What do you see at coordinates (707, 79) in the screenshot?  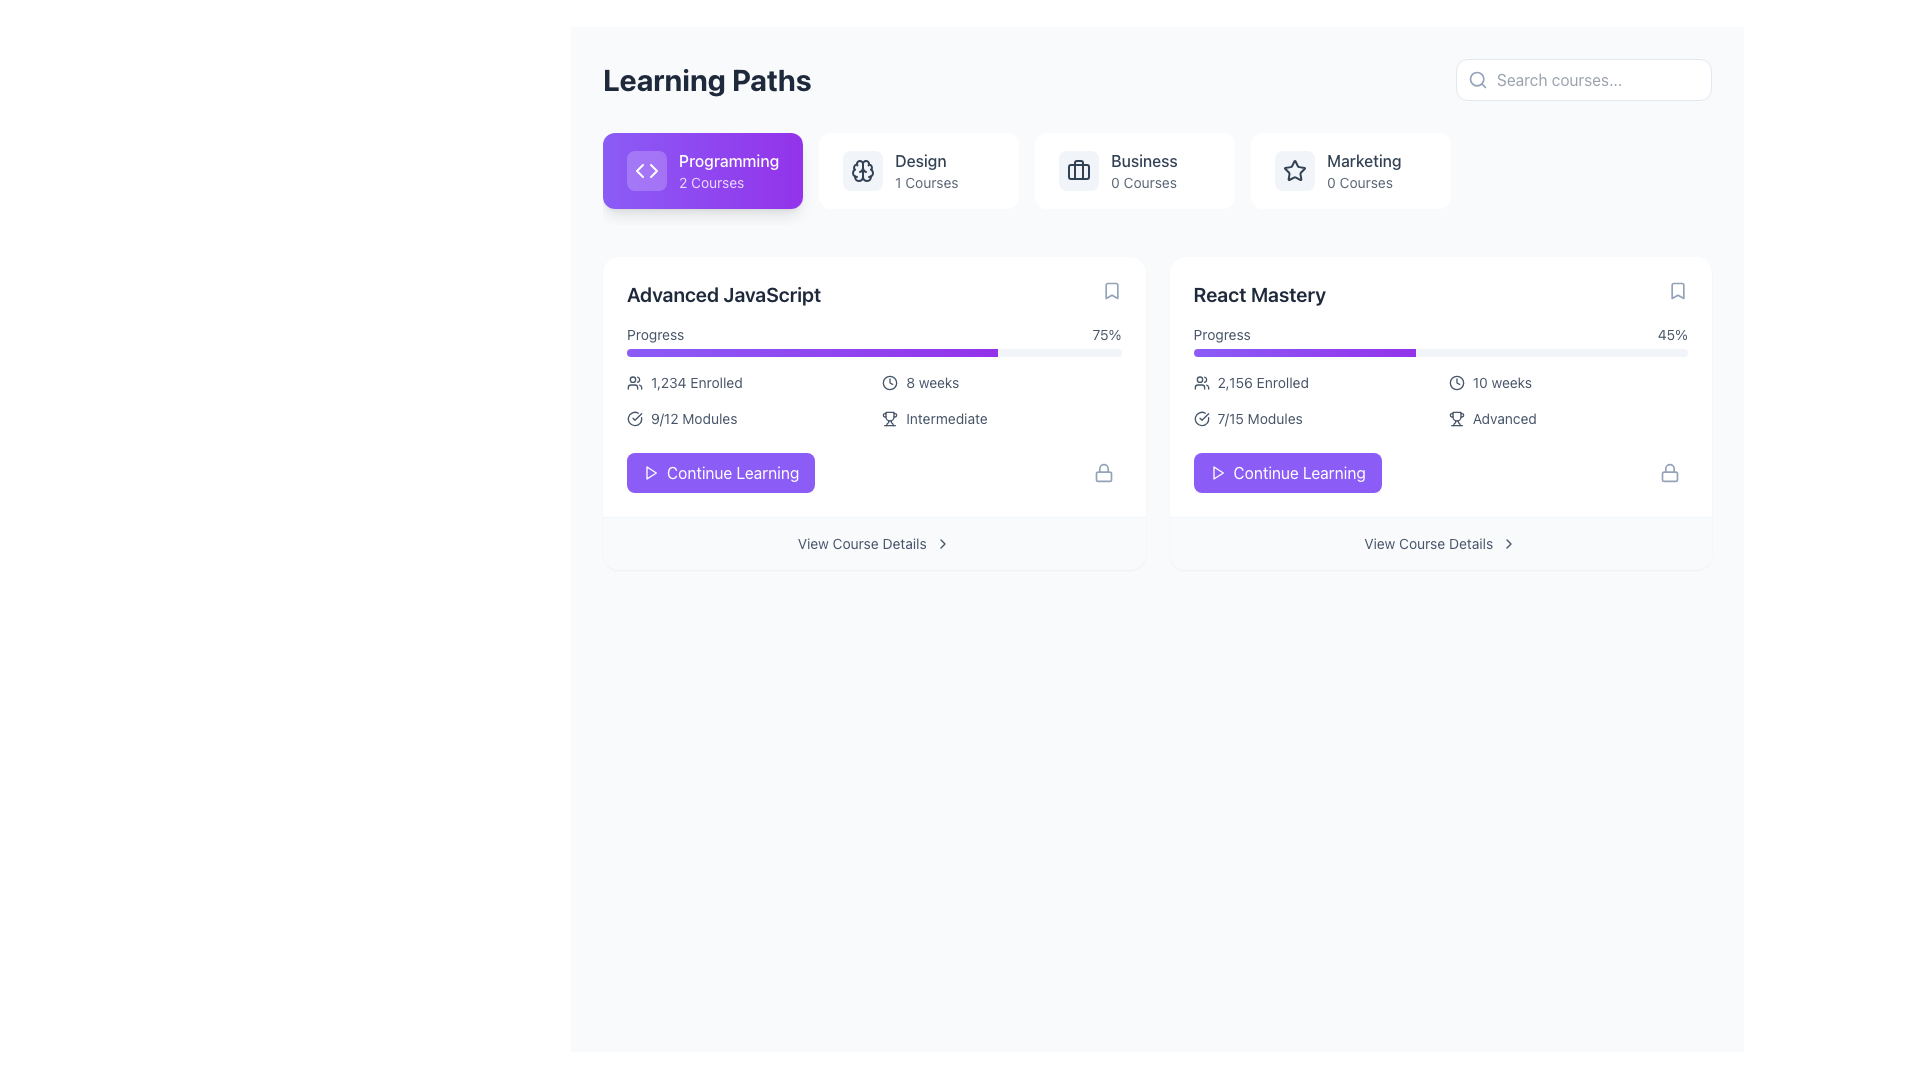 I see `the text label at the top-left corner of the header bar to check for potential tooltip information` at bounding box center [707, 79].